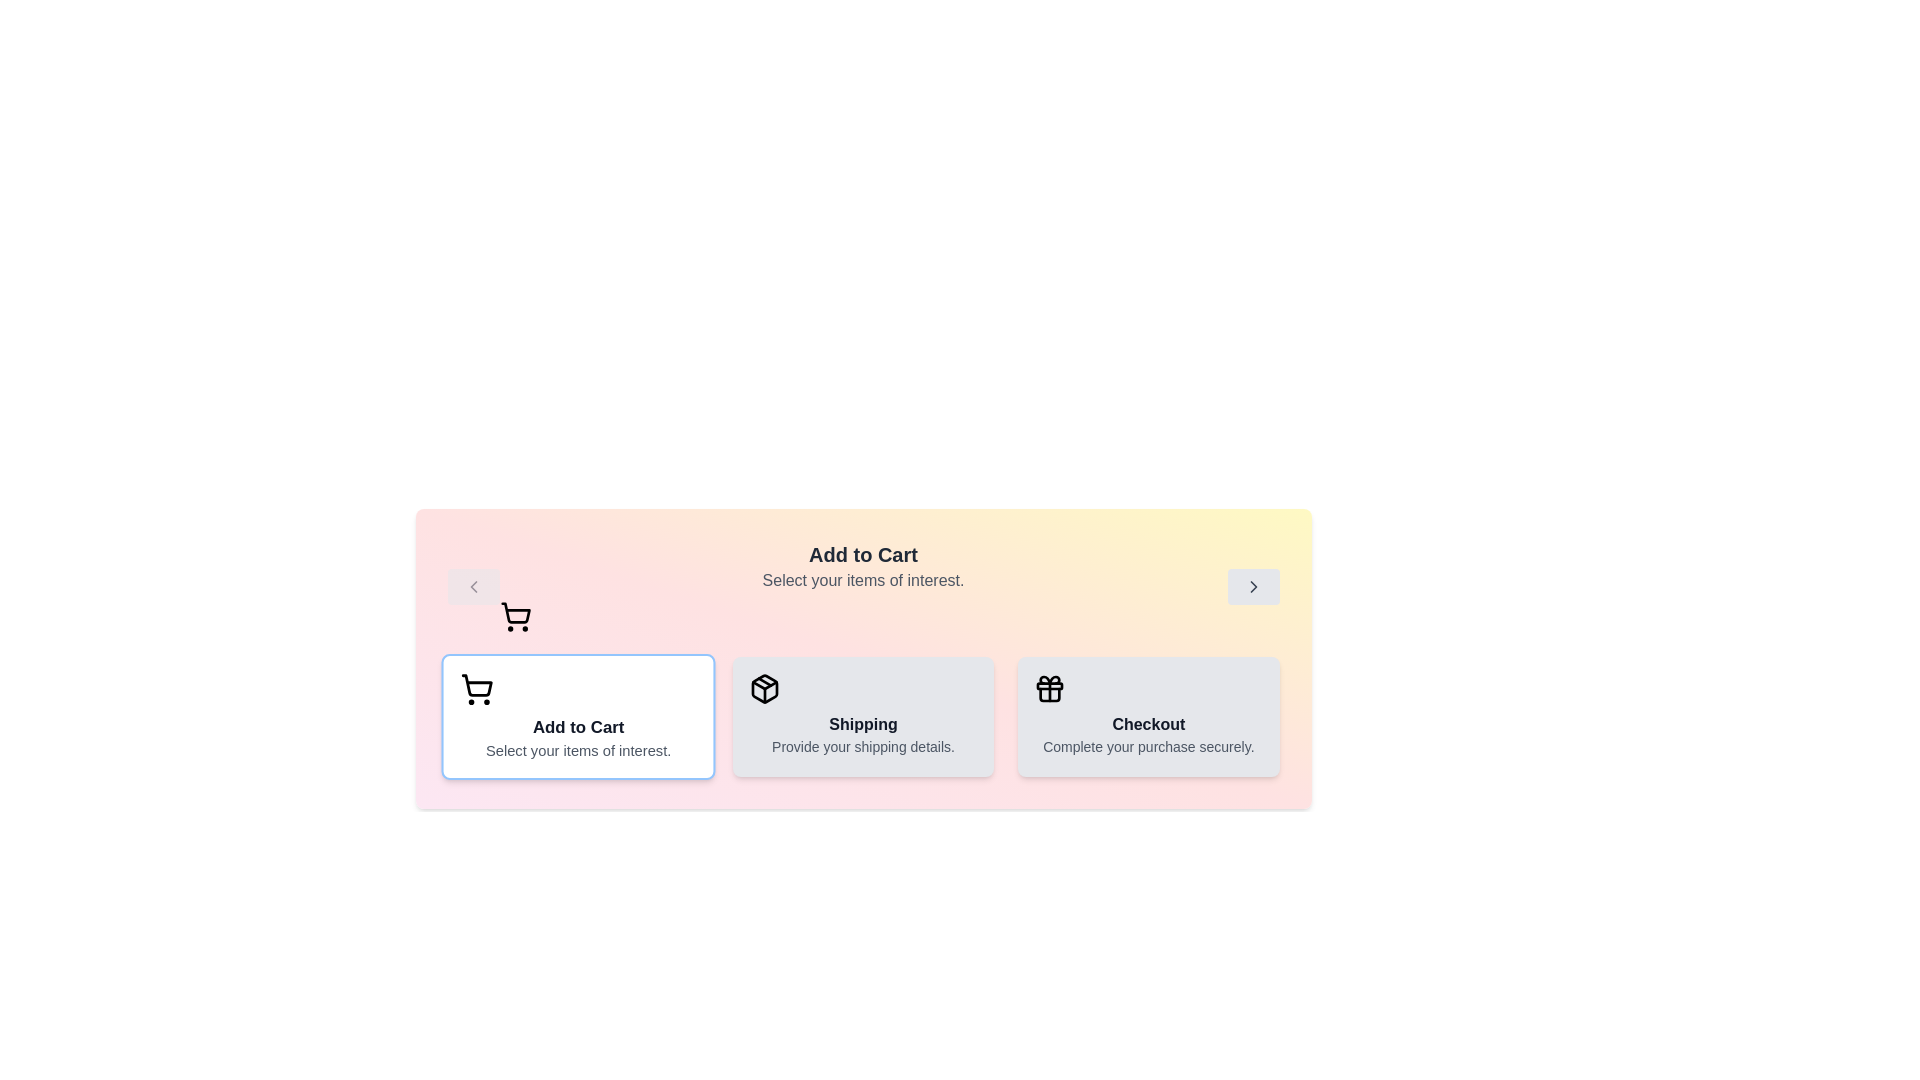 Image resolution: width=1920 pixels, height=1080 pixels. What do you see at coordinates (863, 716) in the screenshot?
I see `information presented in the second informational box of the checkout process, which provides shipping details and is styled with a gradient background and rounded edges` at bounding box center [863, 716].